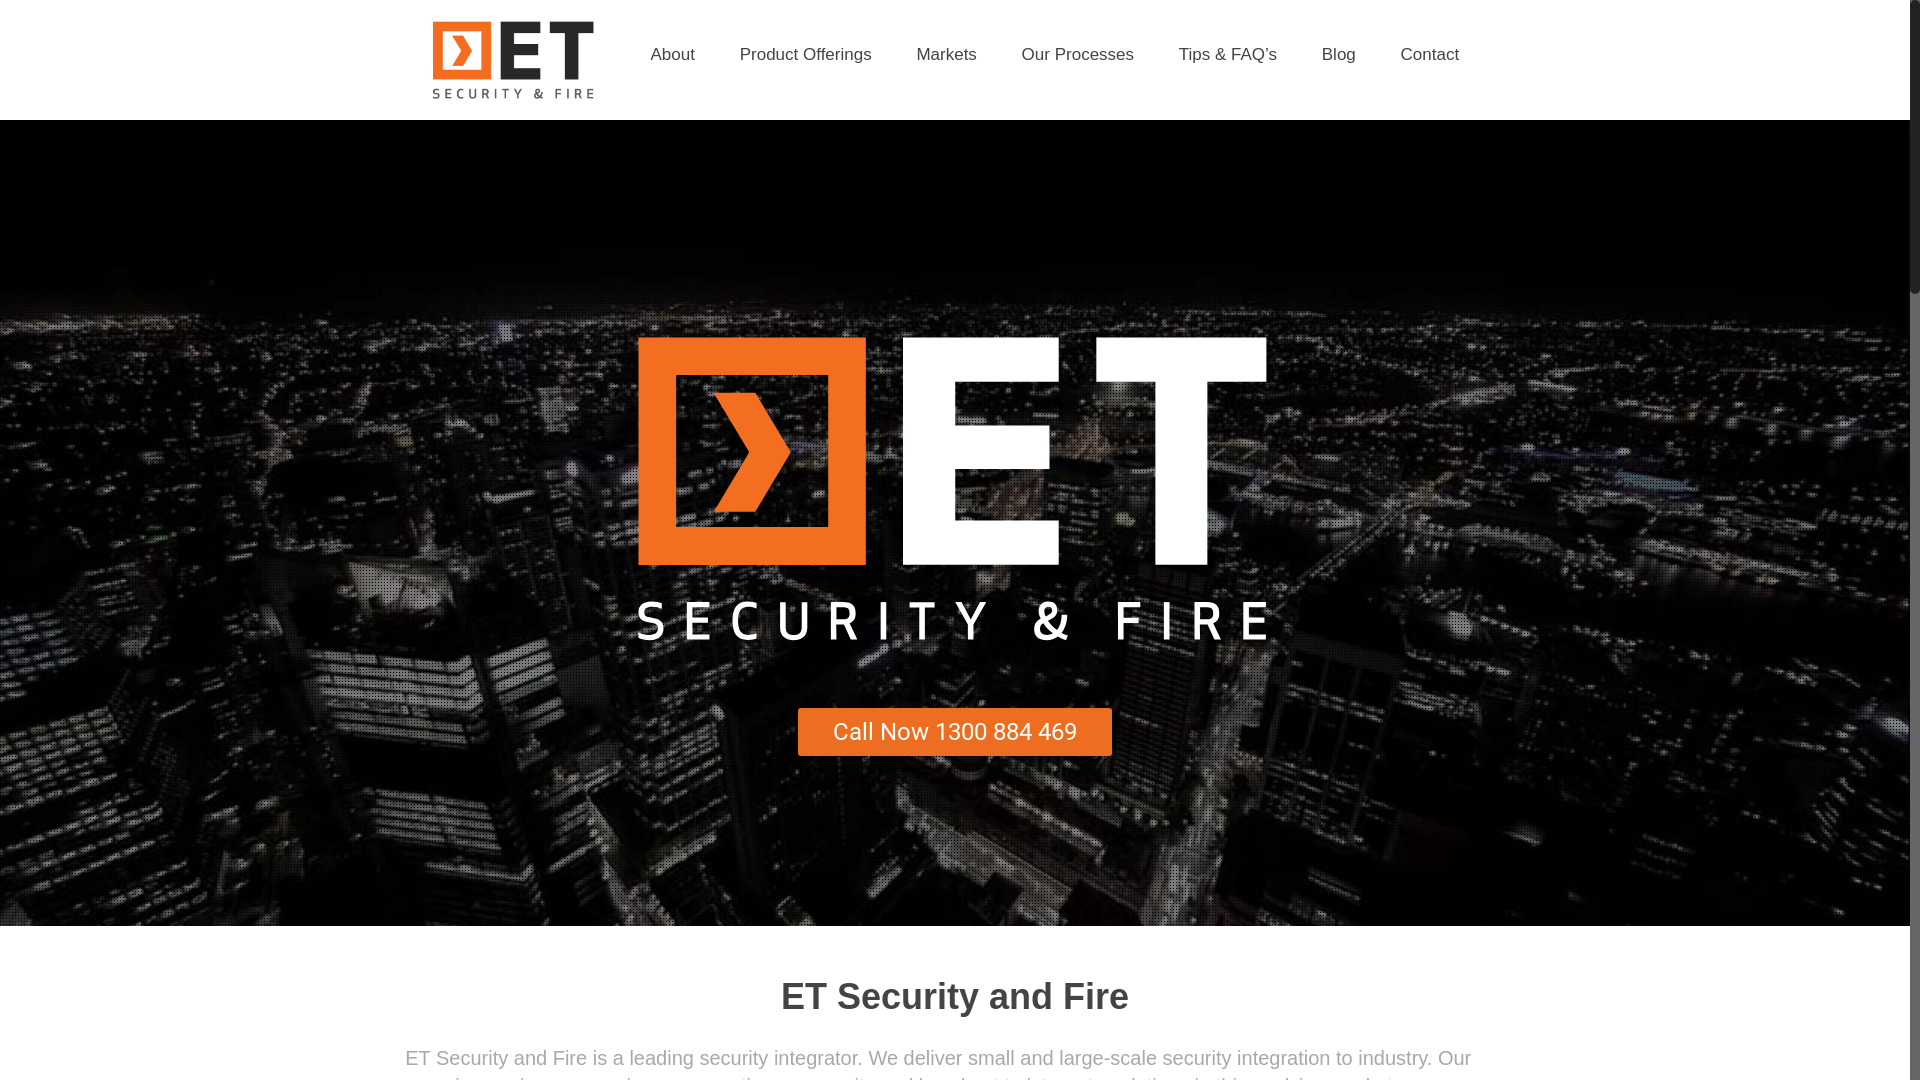 This screenshot has width=1920, height=1080. Describe the element at coordinates (672, 53) in the screenshot. I see `'About'` at that location.